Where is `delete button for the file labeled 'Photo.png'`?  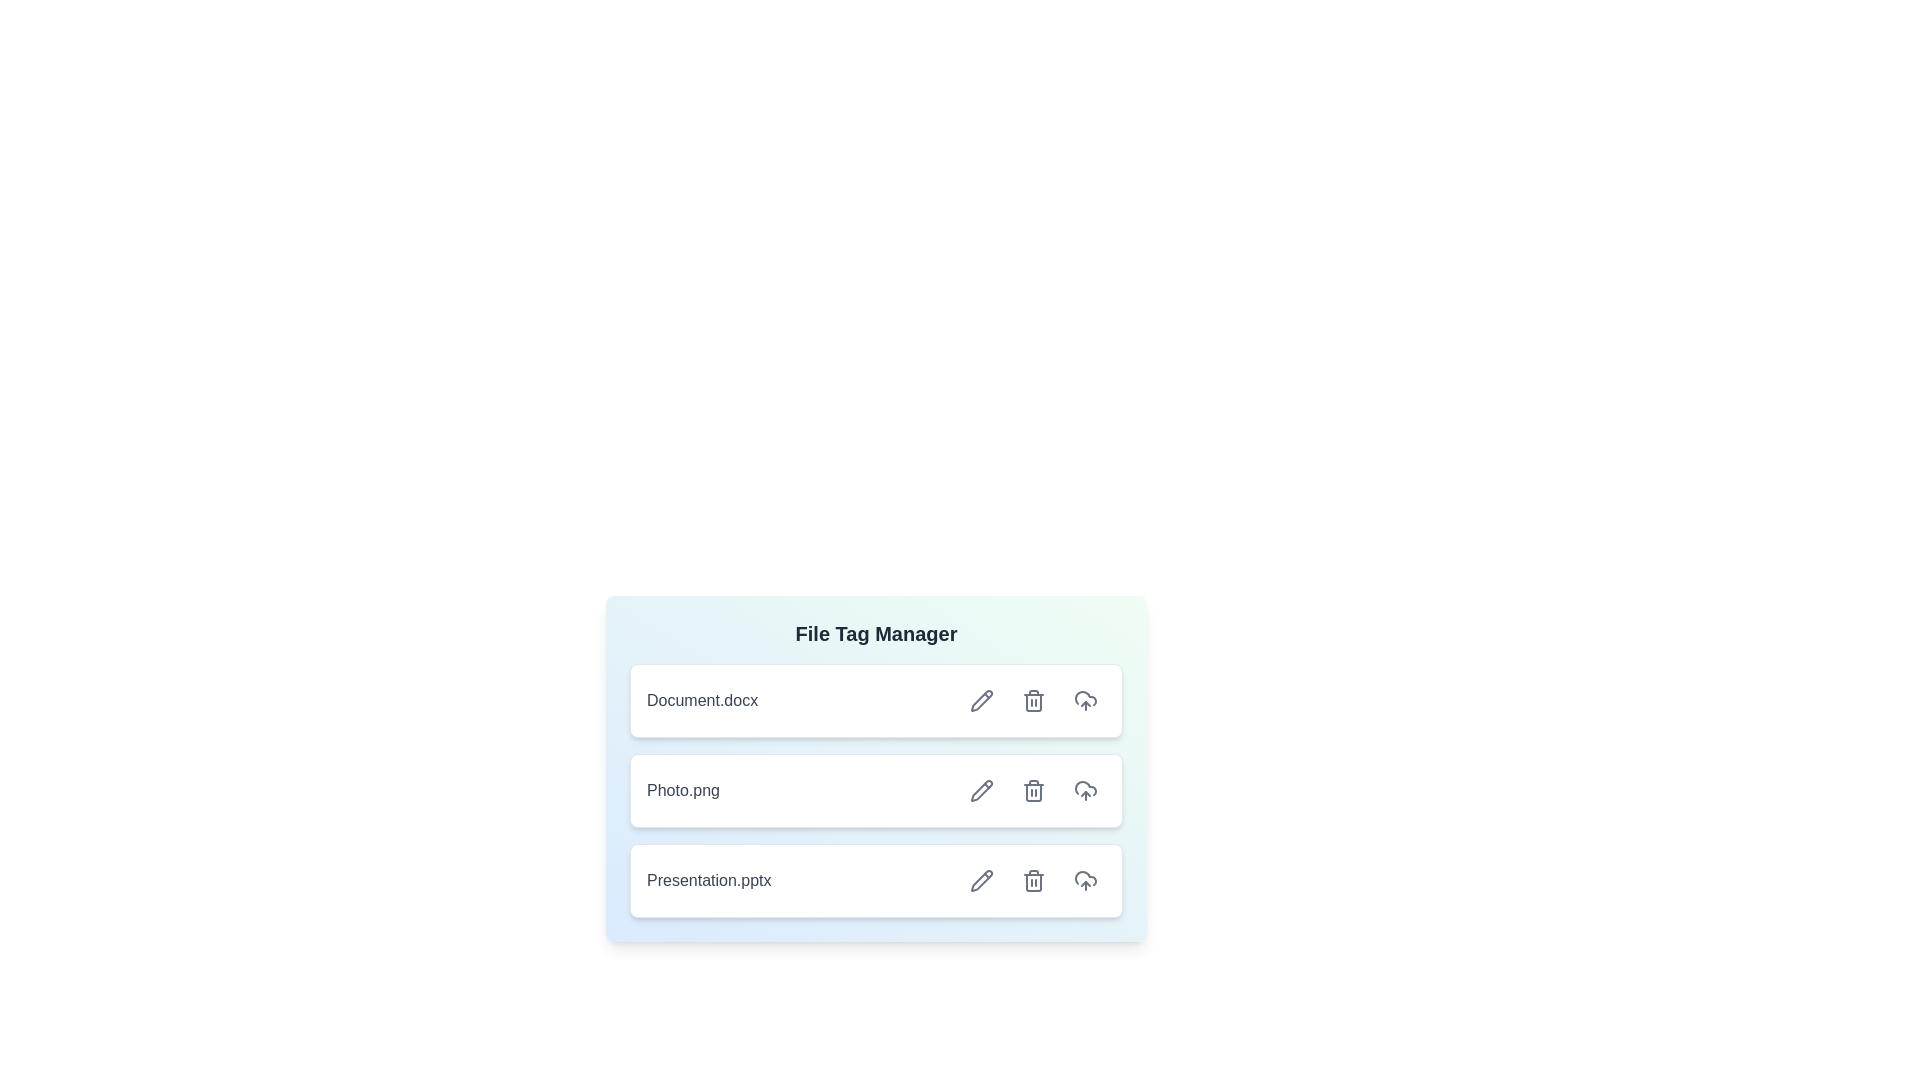
delete button for the file labeled 'Photo.png' is located at coordinates (1033, 789).